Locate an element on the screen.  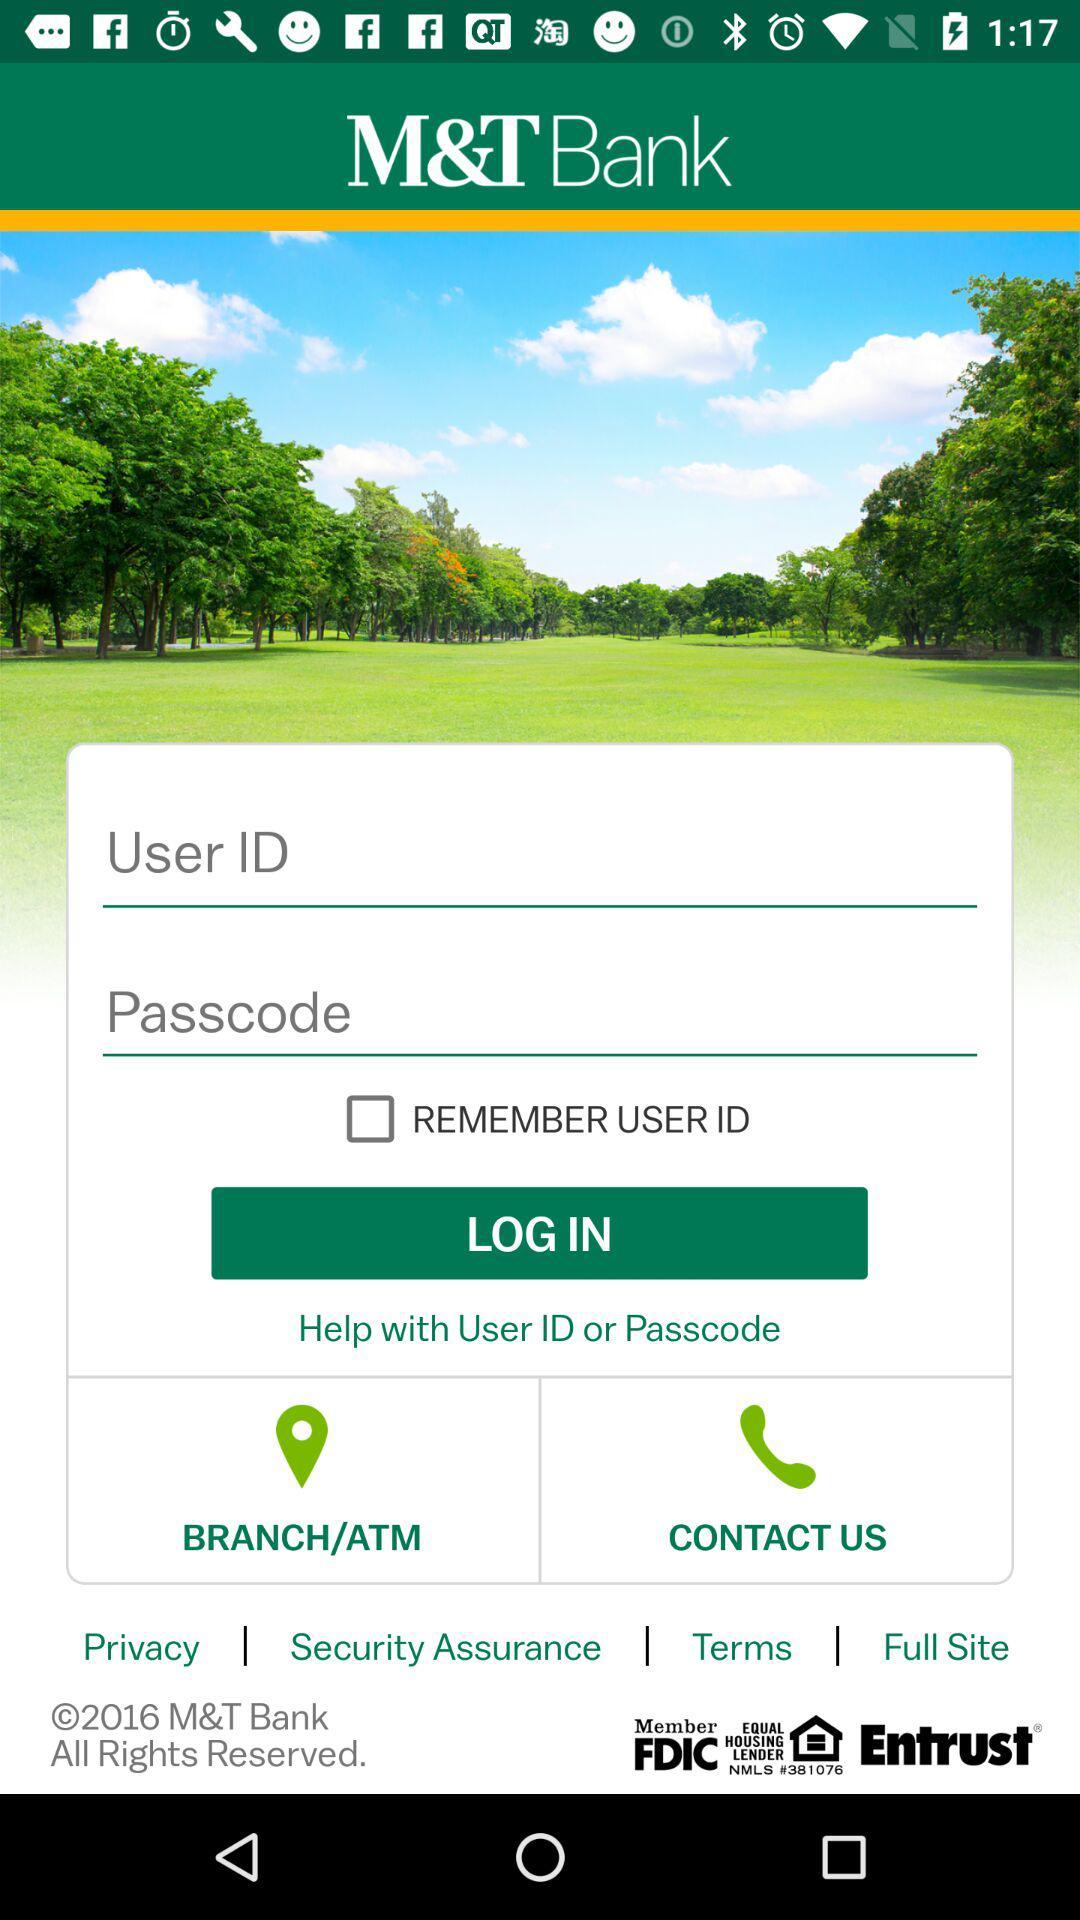
item next to the 2016 m t item is located at coordinates (675, 1743).